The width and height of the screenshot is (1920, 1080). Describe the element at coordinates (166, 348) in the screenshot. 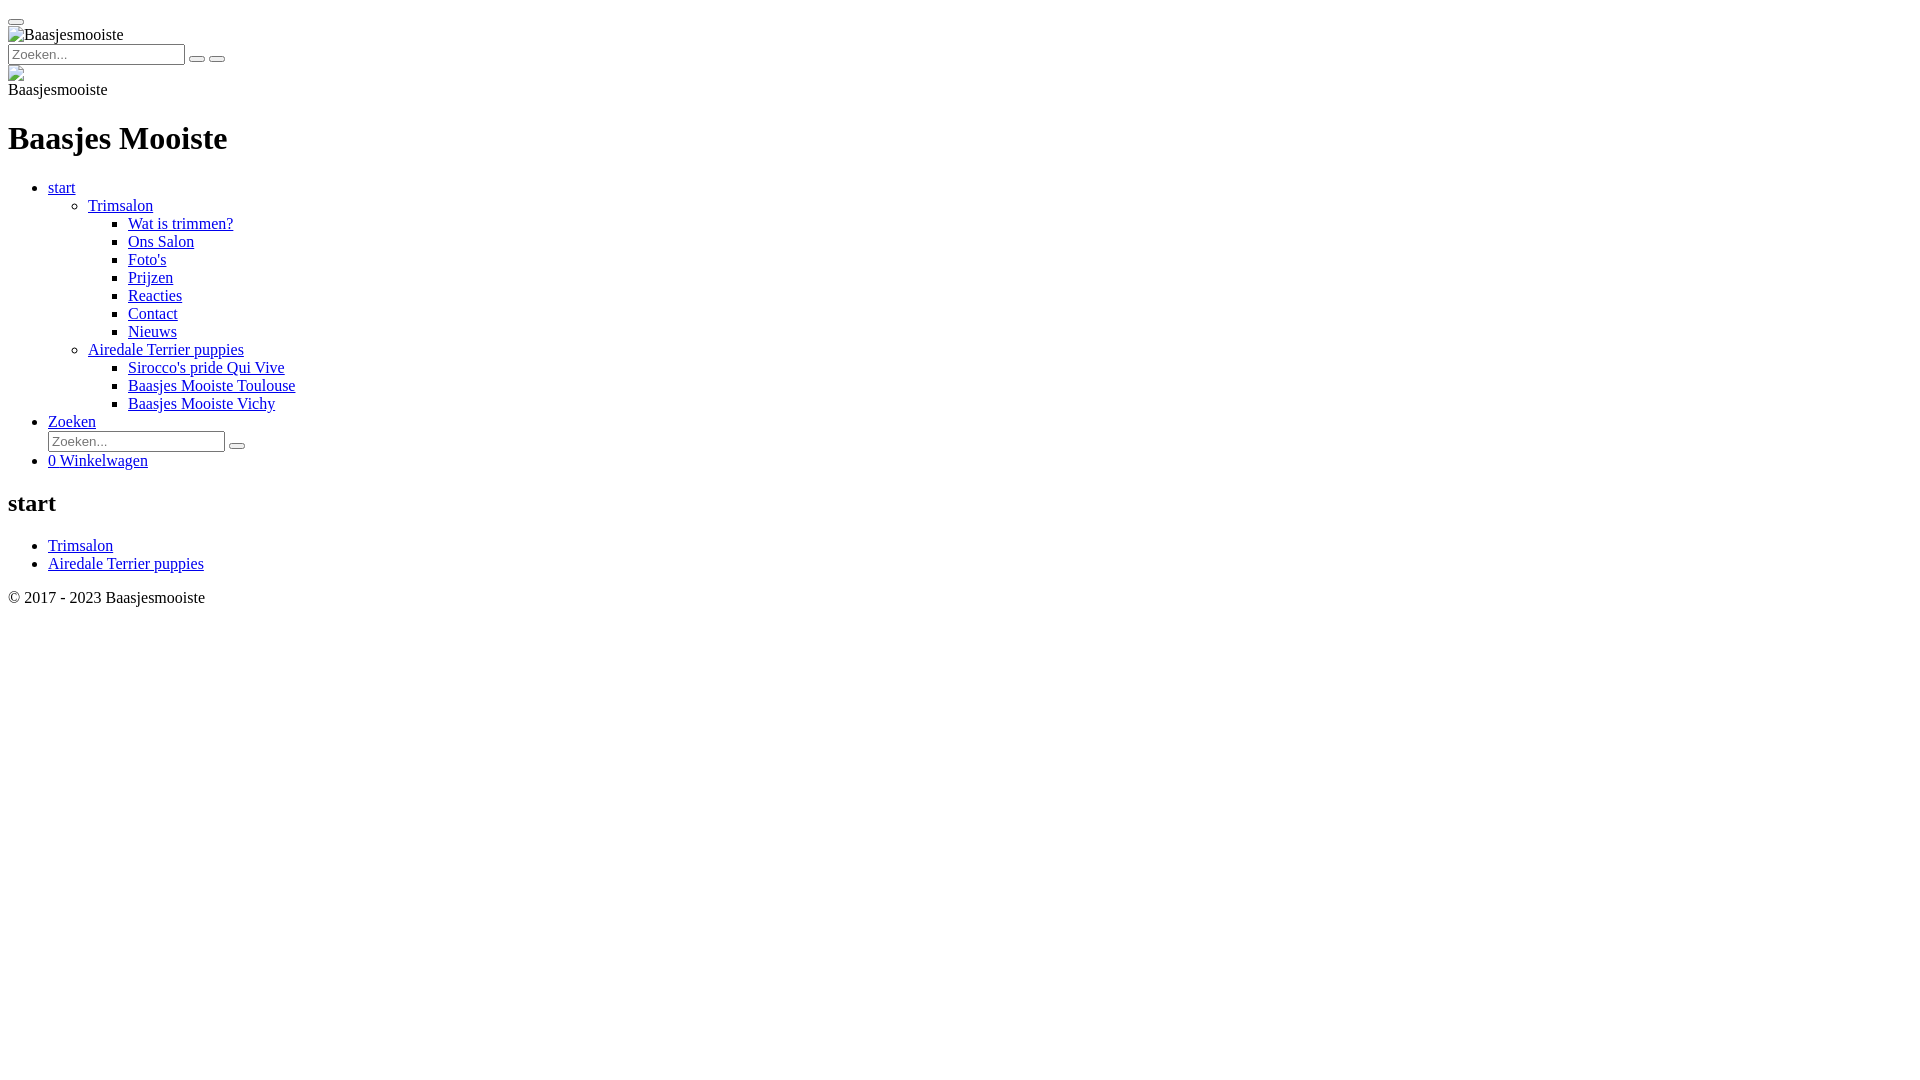

I see `'Airedale Terrier puppies'` at that location.